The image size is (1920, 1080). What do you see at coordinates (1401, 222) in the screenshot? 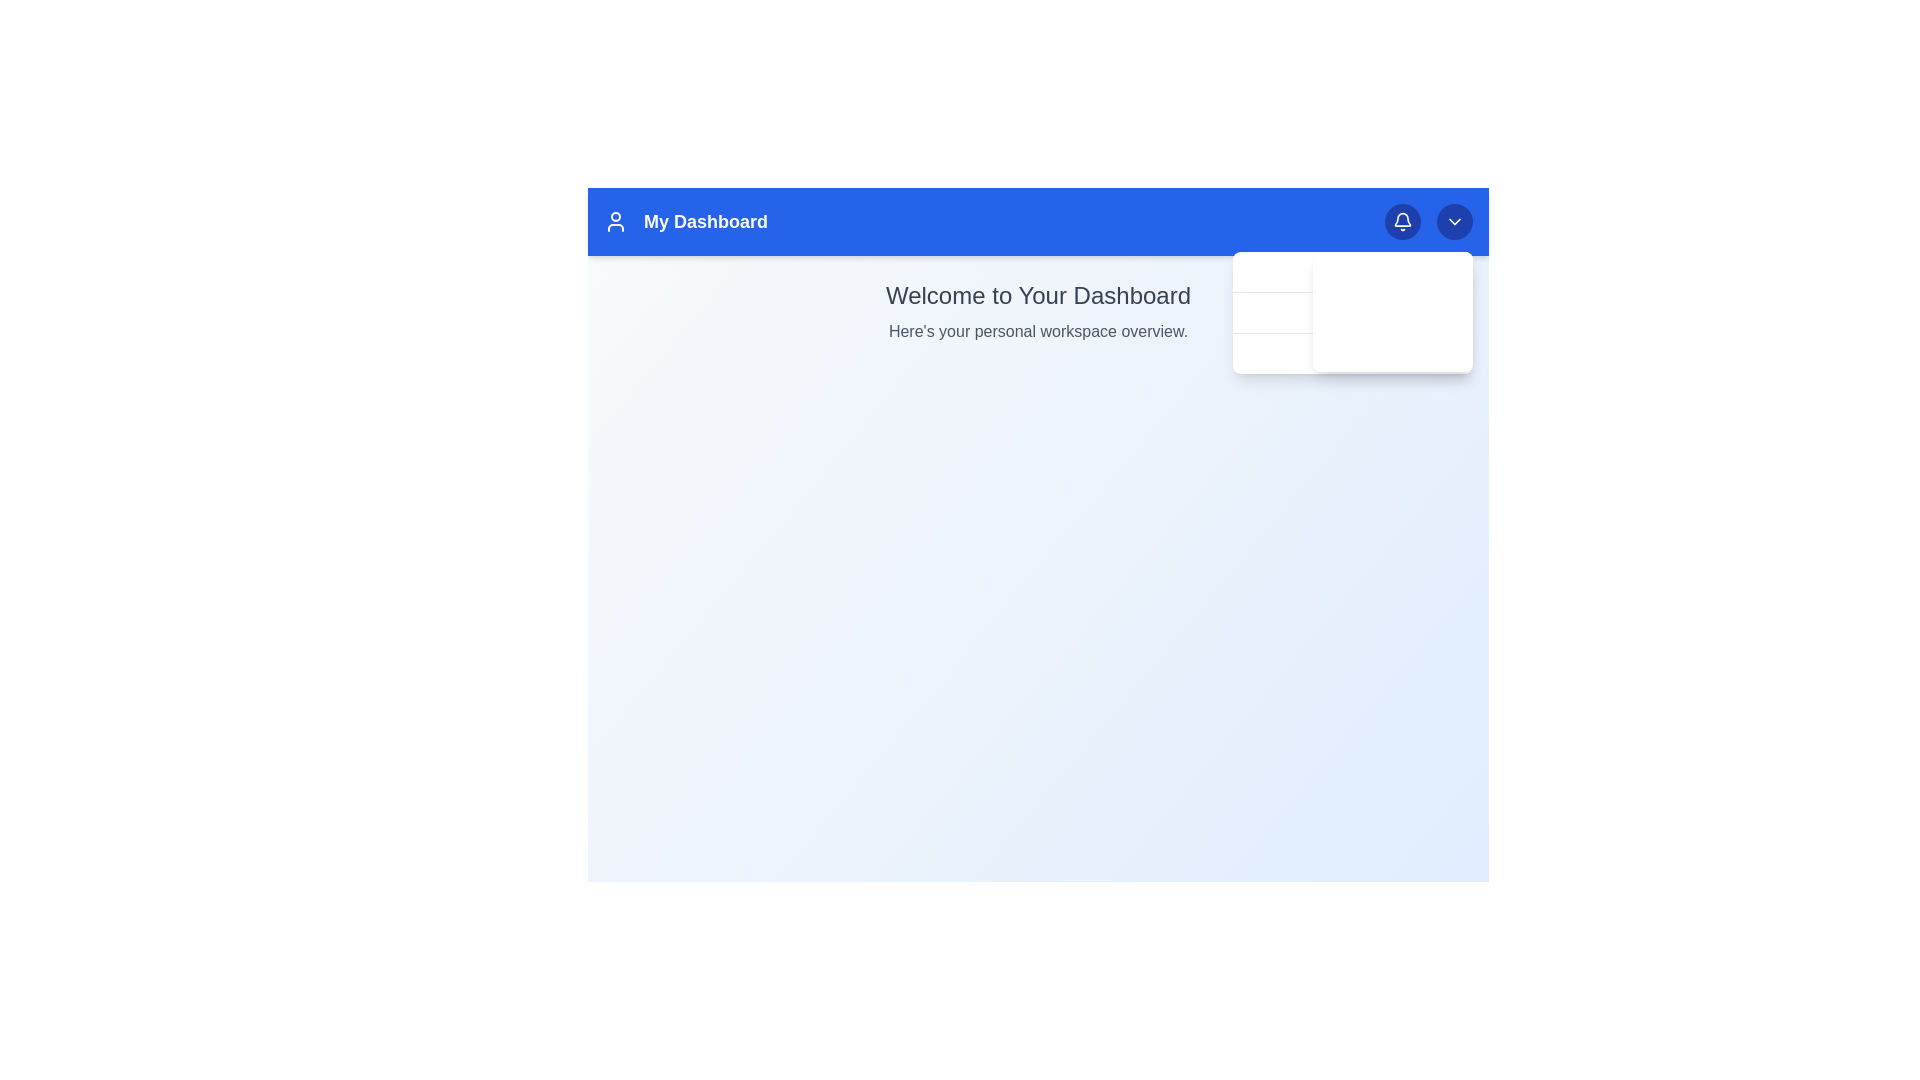
I see `the Bell Notification Icon located in the top-right corner of the main navigation bar` at bounding box center [1401, 222].